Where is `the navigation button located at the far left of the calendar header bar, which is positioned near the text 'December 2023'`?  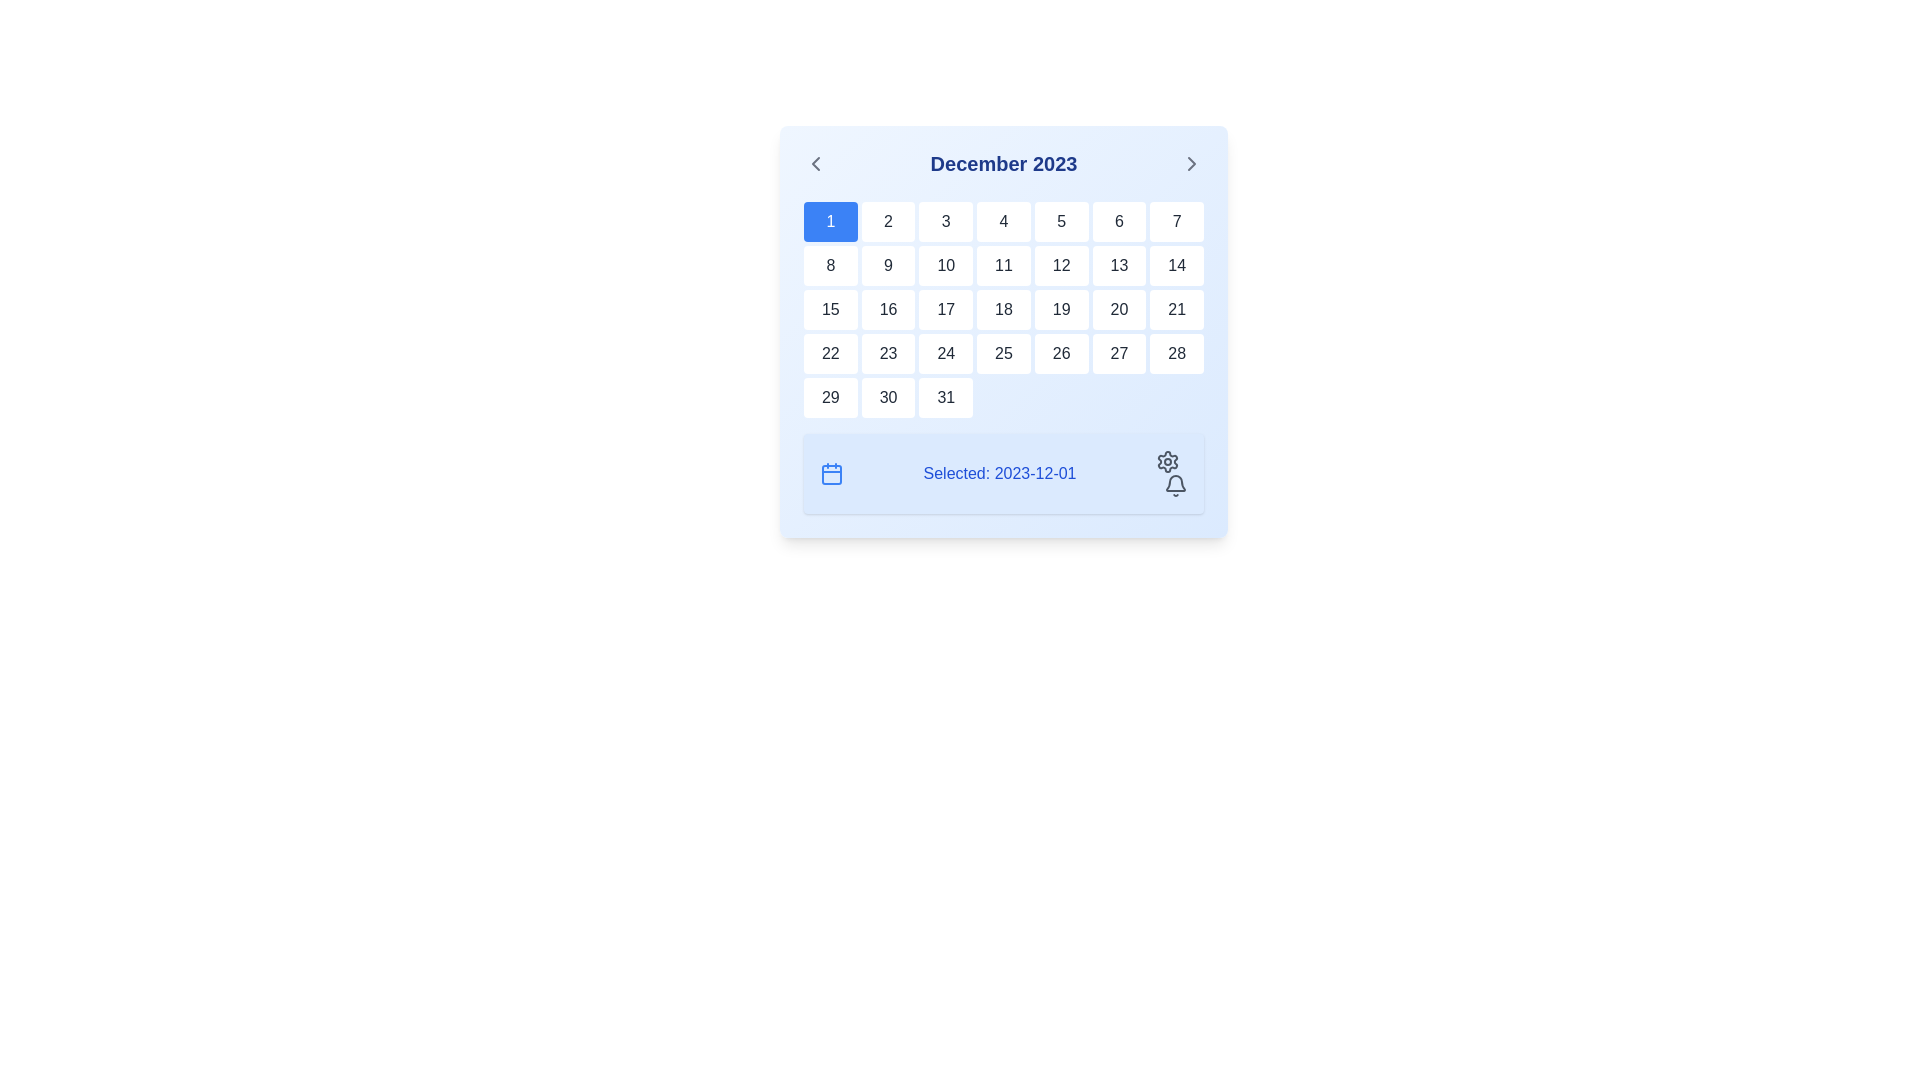
the navigation button located at the far left of the calendar header bar, which is positioned near the text 'December 2023' is located at coordinates (816, 163).